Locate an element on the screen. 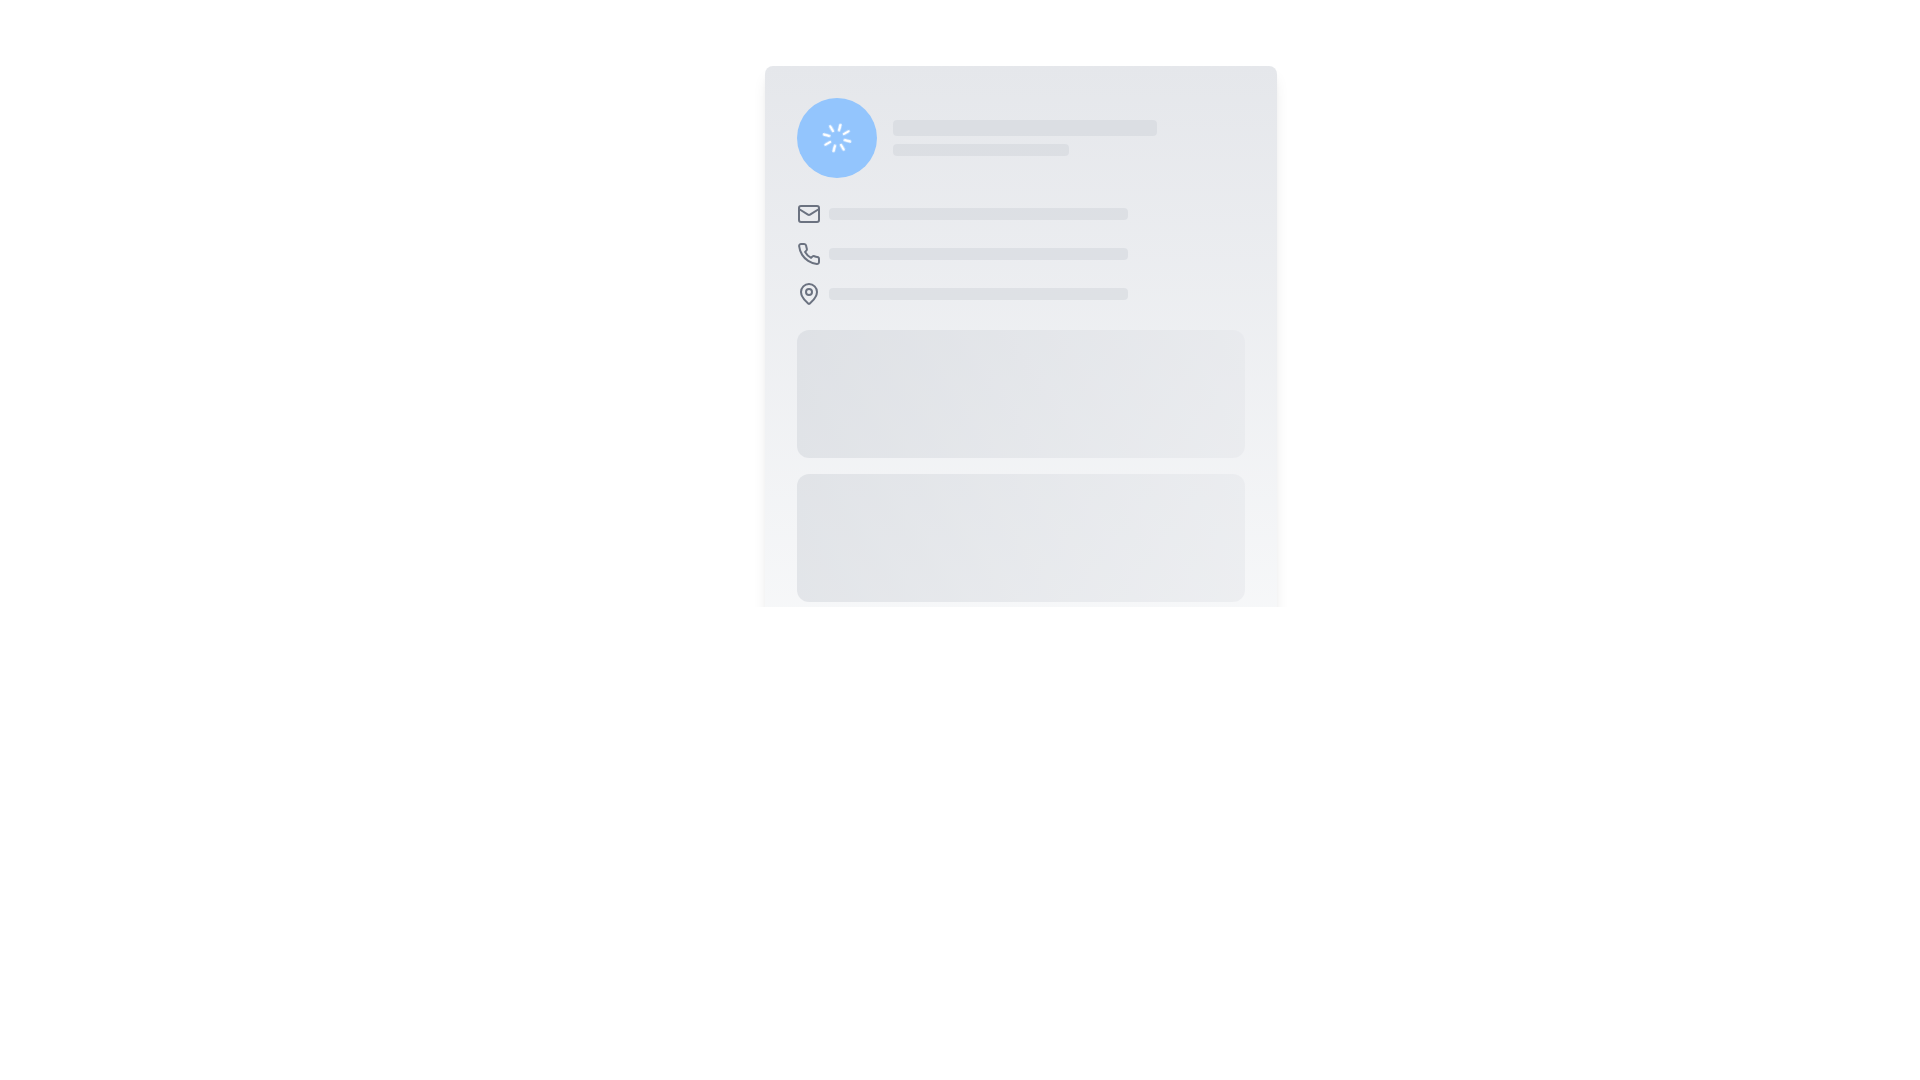  the Spinner or loading indicator located at the center of the circular blue area in the top-left section of the detailed information card is located at coordinates (836, 137).